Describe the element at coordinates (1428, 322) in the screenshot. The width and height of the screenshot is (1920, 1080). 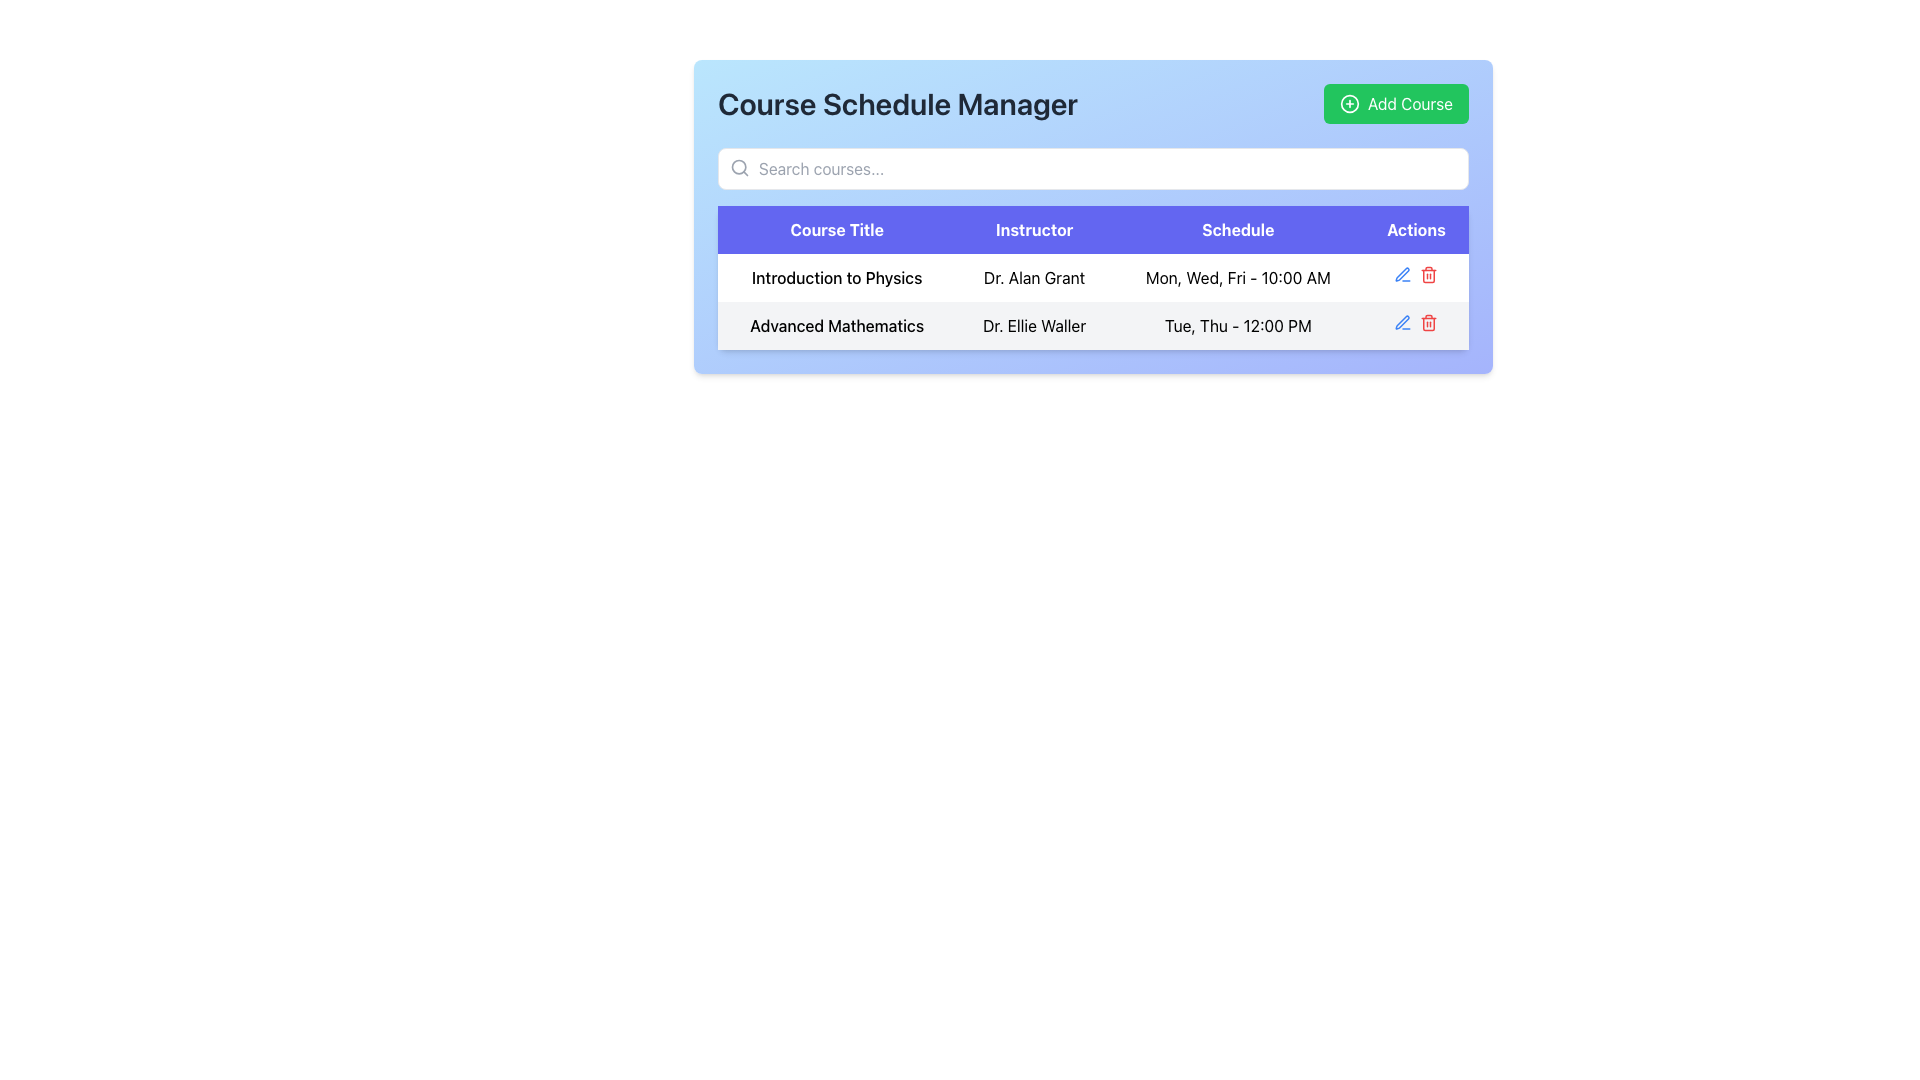
I see `the trash icon button in the second row under the 'Actions' column` at that location.